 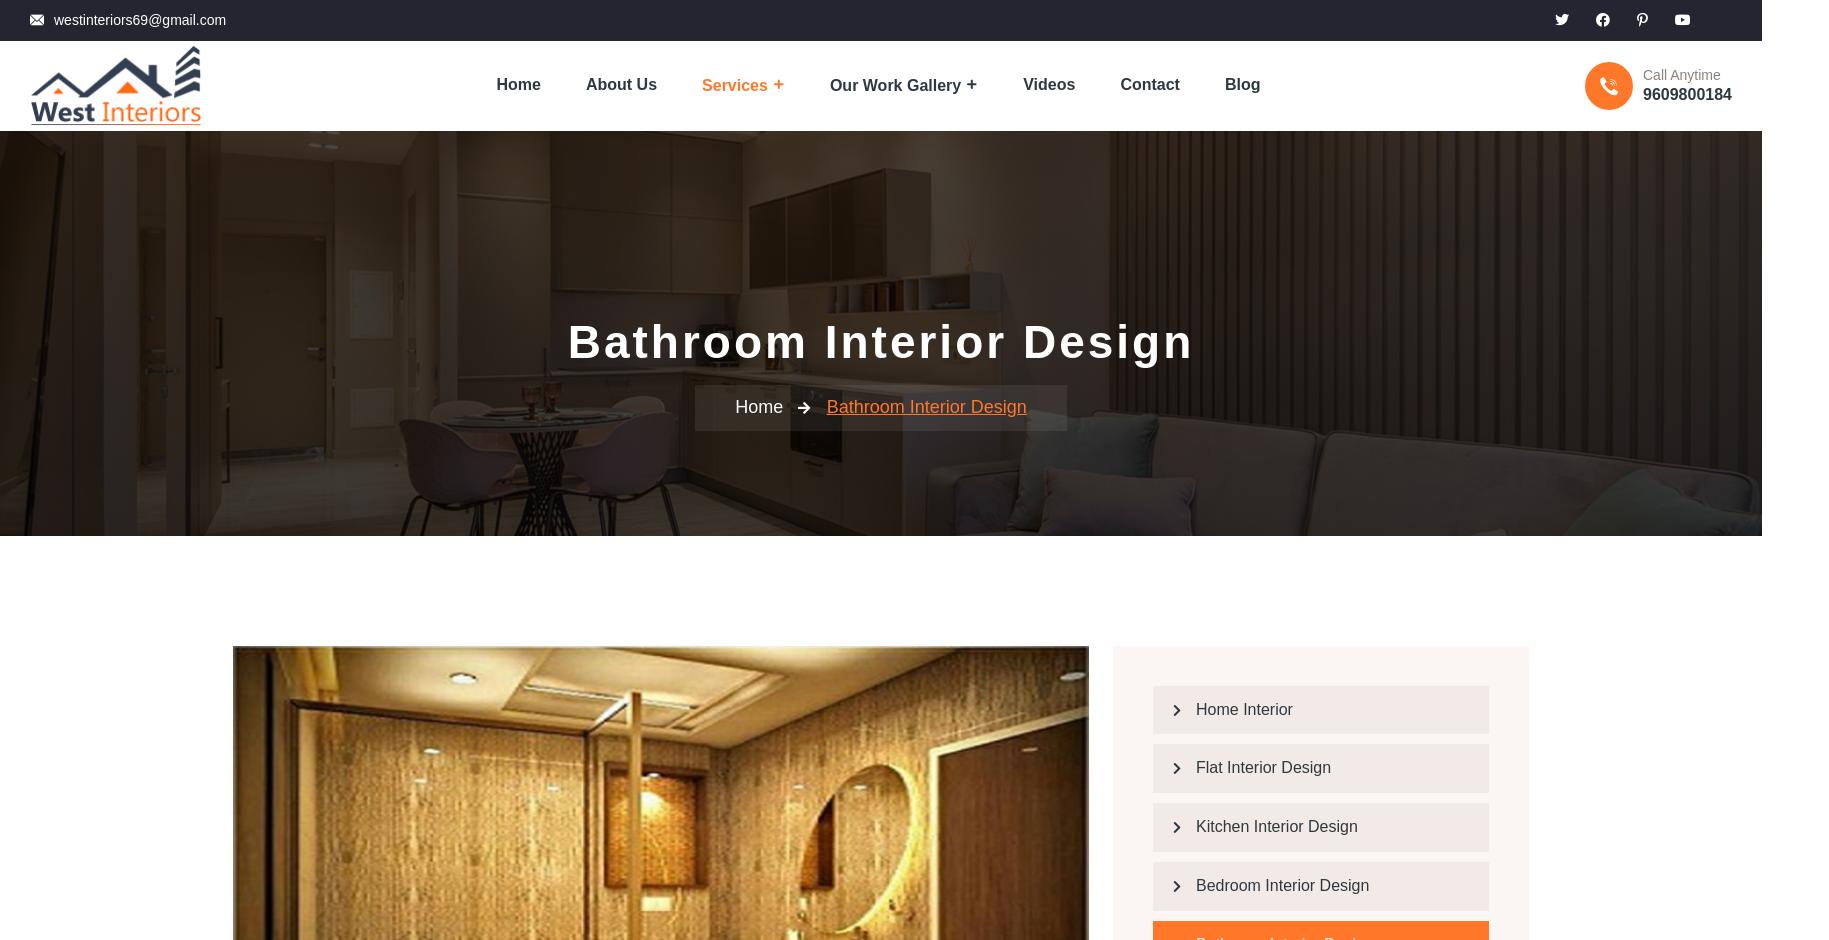 I want to click on 'Videos', so click(x=1021, y=42).